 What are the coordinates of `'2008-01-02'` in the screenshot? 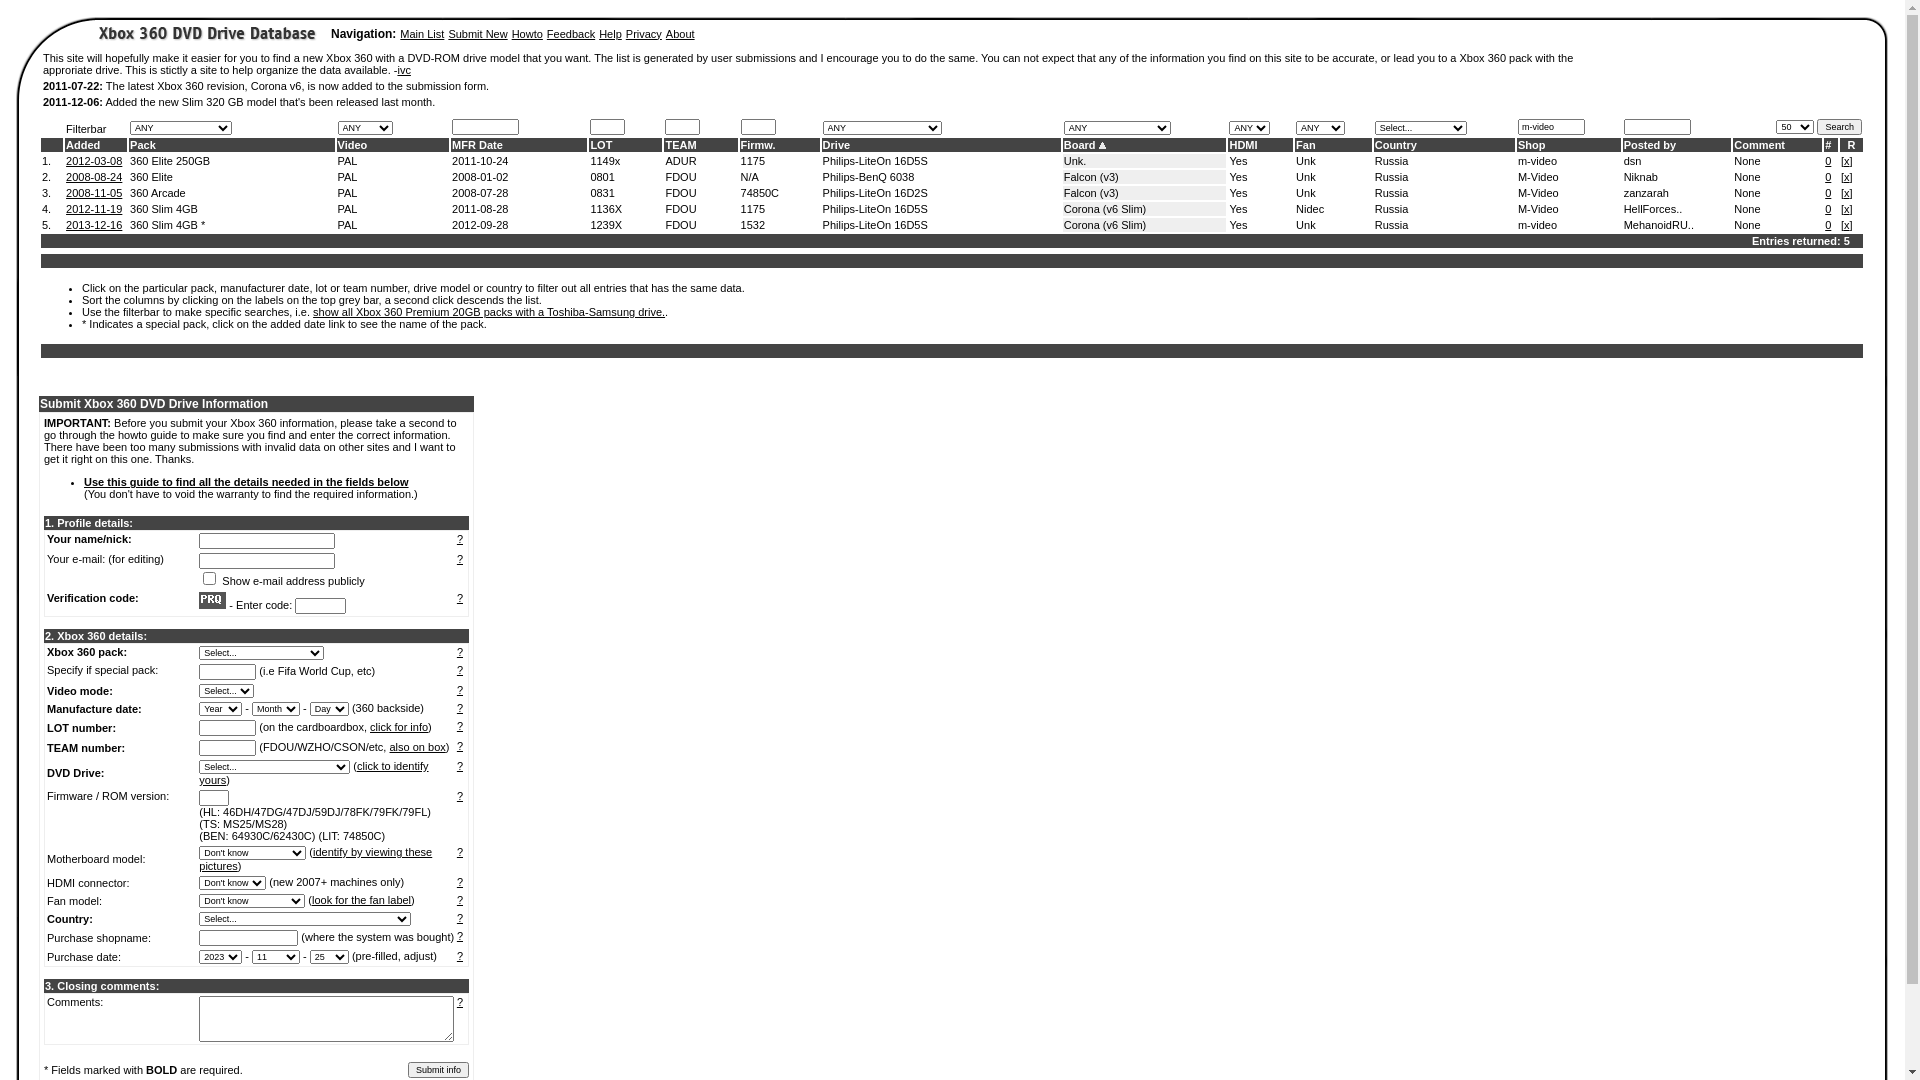 It's located at (480, 176).